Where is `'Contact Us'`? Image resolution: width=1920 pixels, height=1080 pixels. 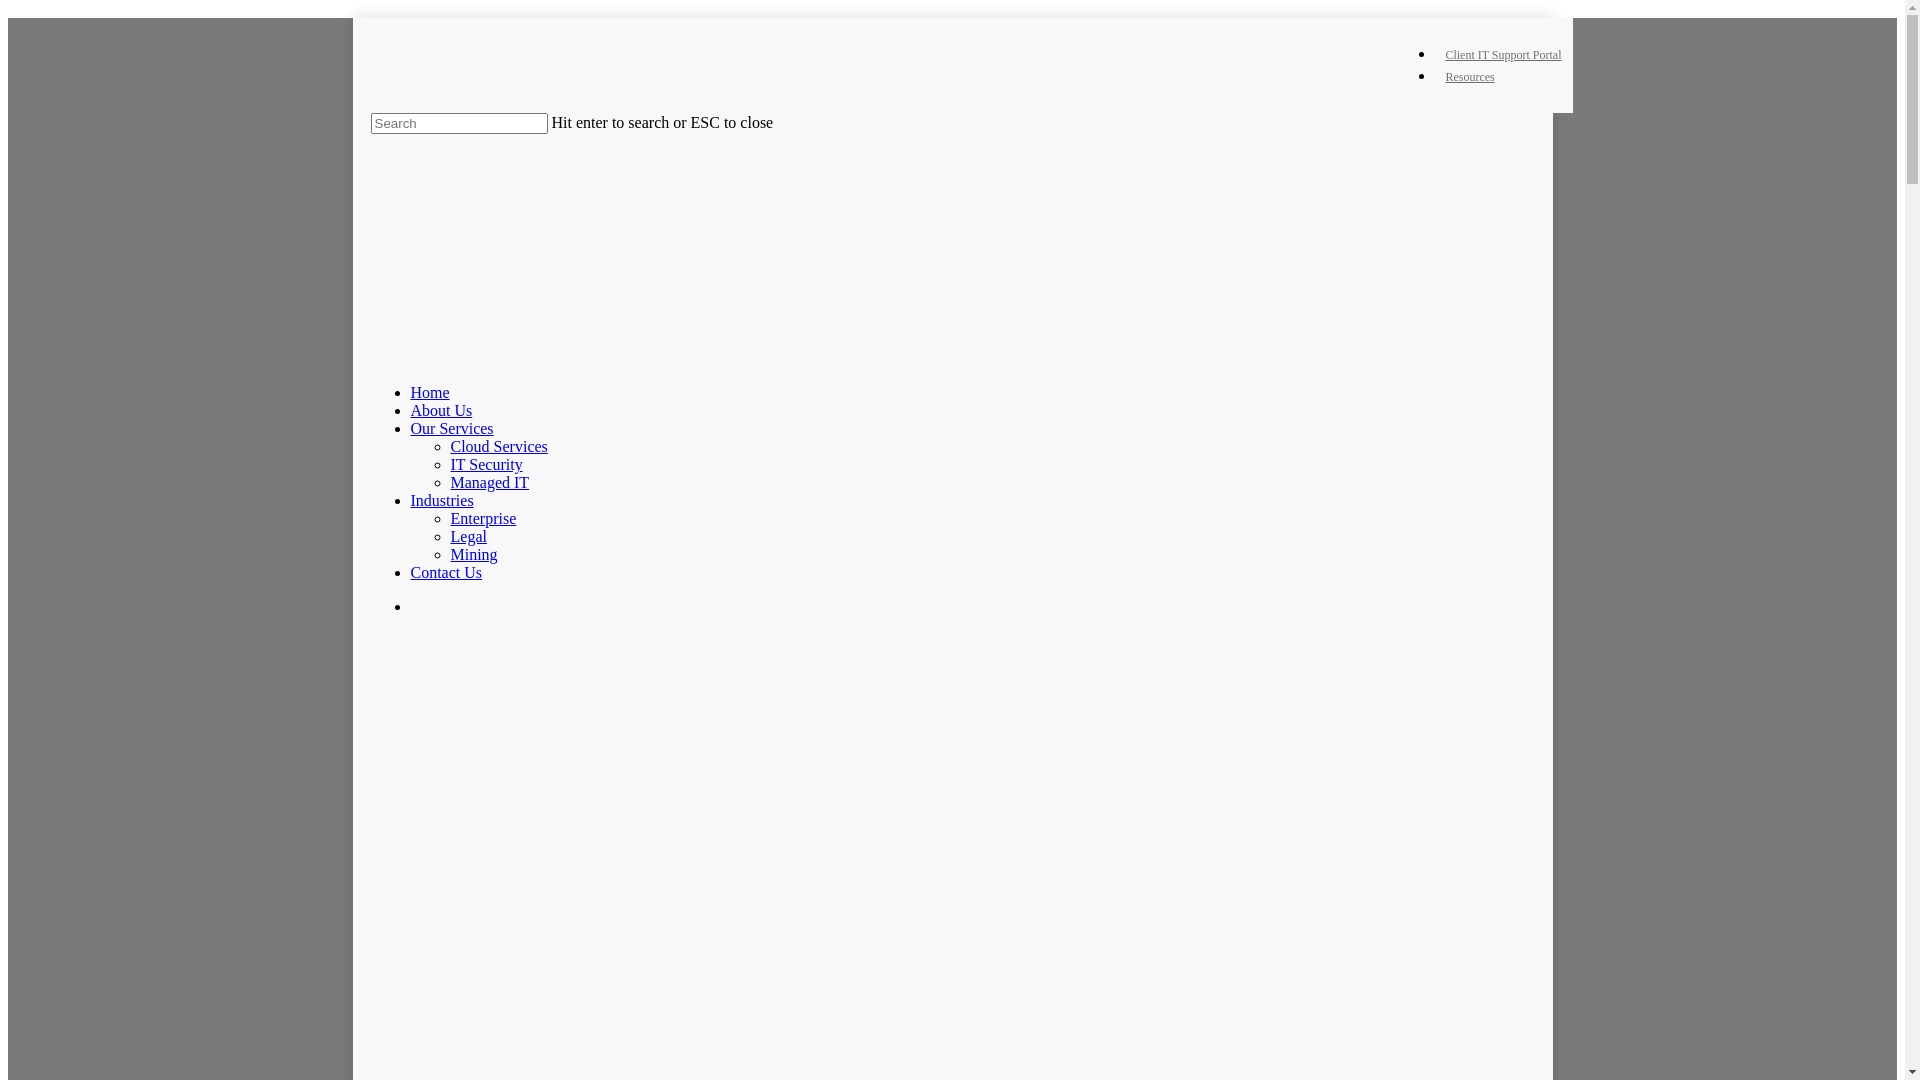 'Contact Us' is located at coordinates (445, 572).